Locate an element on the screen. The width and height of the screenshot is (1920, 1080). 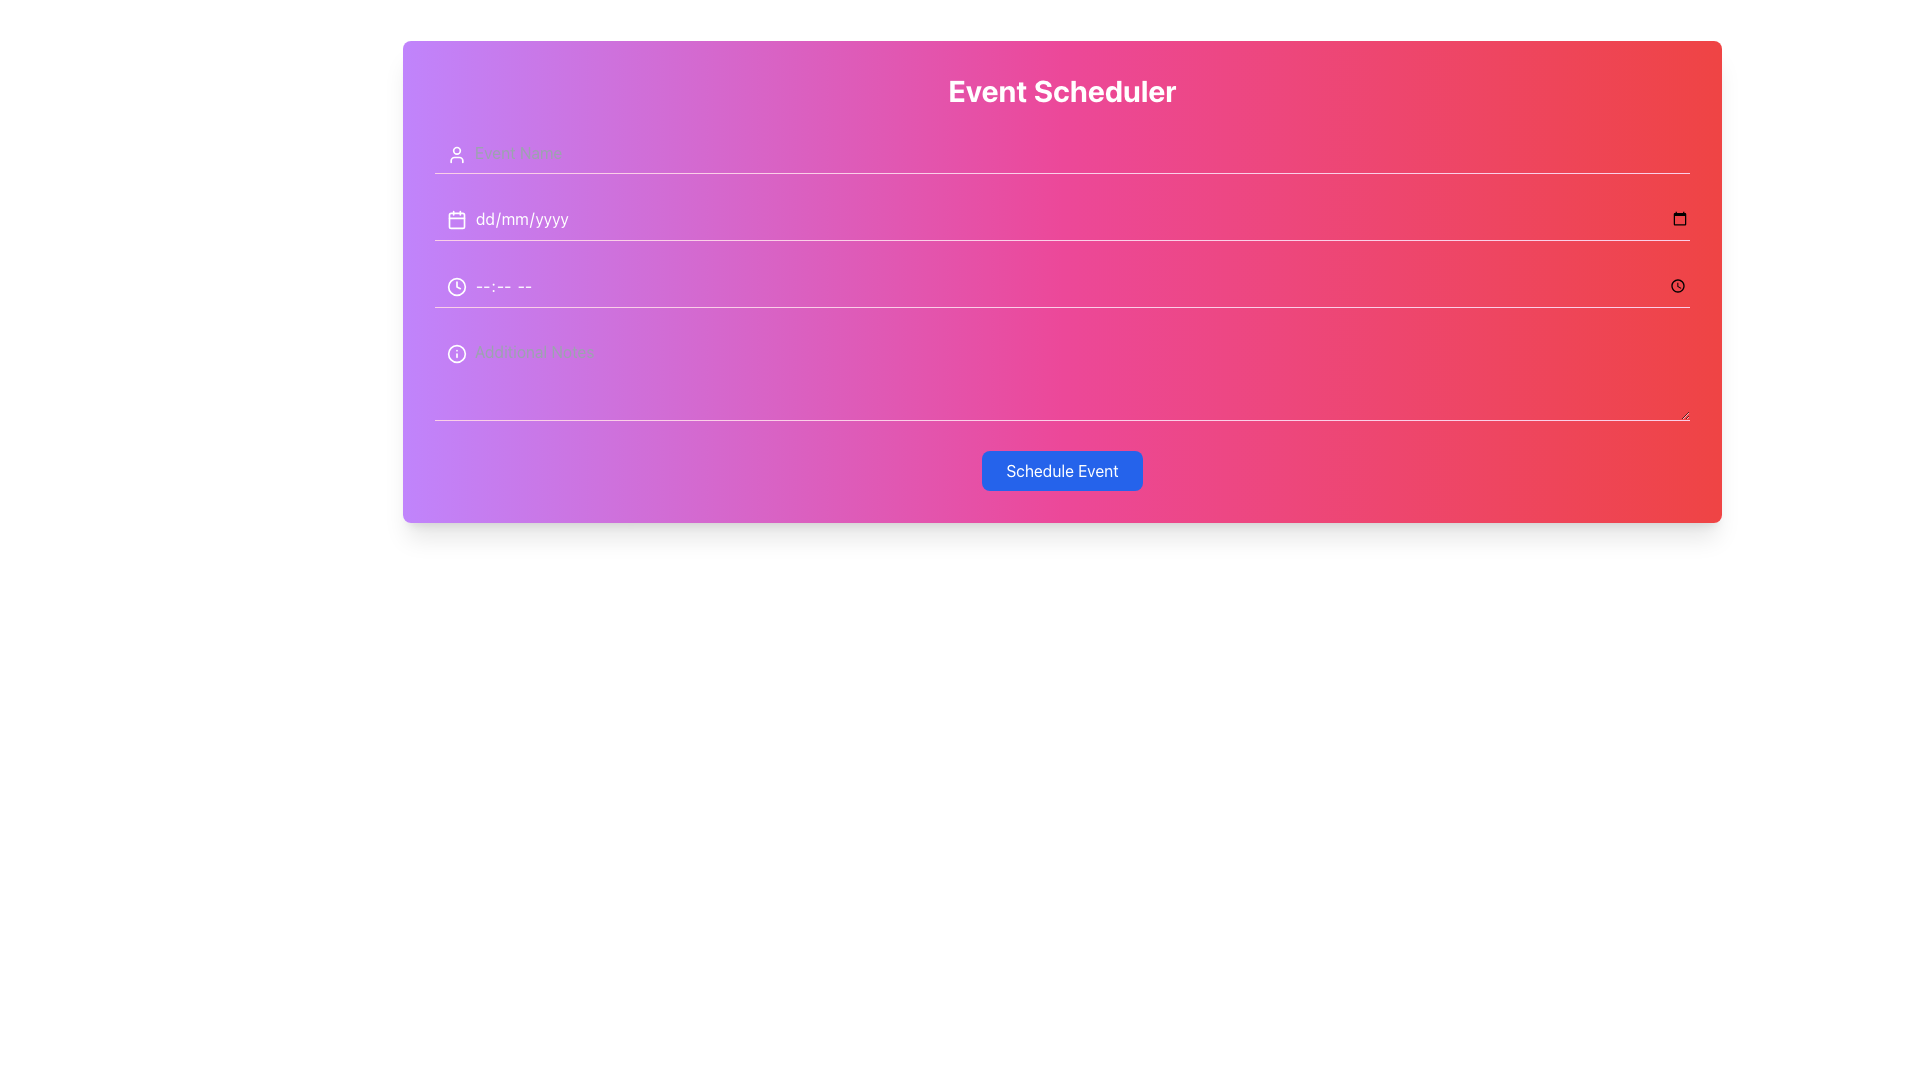
the small circle information icon with a white stroke, located to the left of the 'Additional Notes' text field is located at coordinates (455, 353).